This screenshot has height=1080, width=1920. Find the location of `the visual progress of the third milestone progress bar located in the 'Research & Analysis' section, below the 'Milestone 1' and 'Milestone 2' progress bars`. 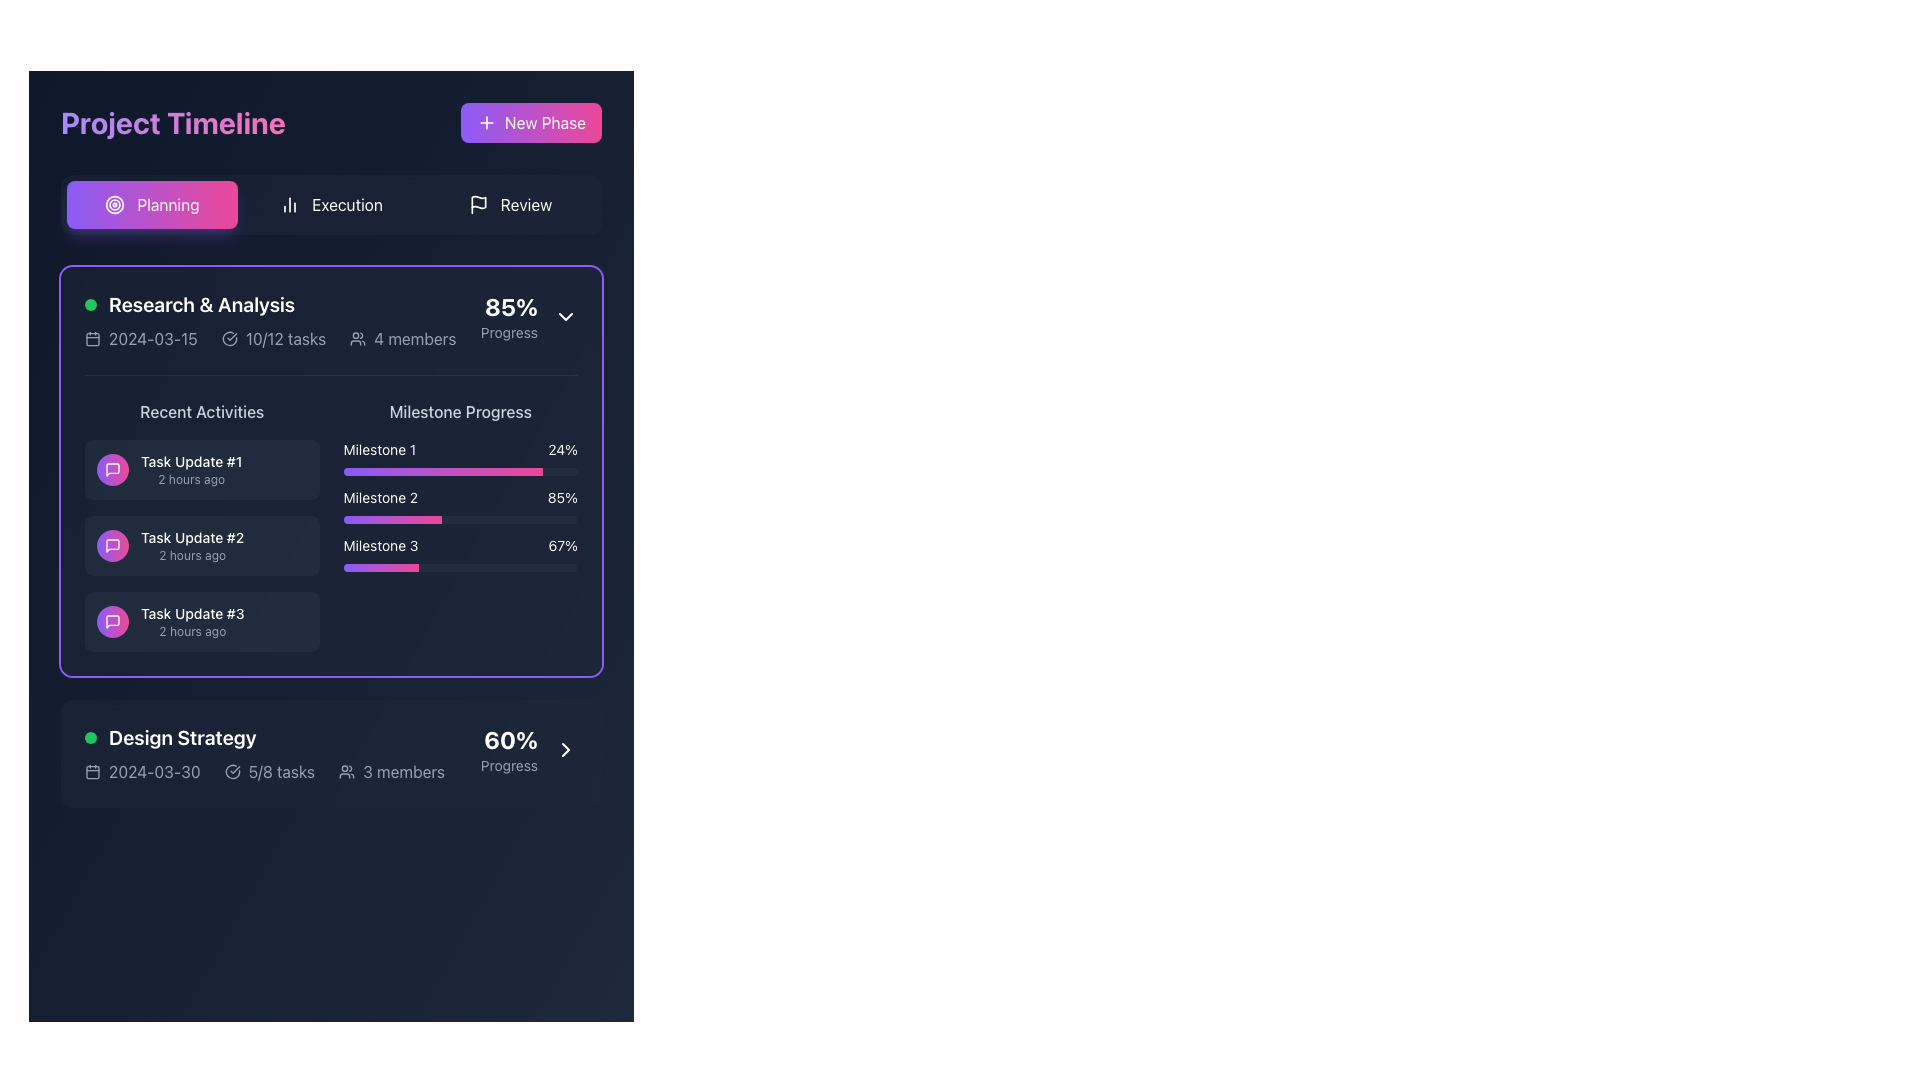

the visual progress of the third milestone progress bar located in the 'Research & Analysis' section, below the 'Milestone 1' and 'Milestone 2' progress bars is located at coordinates (459, 554).